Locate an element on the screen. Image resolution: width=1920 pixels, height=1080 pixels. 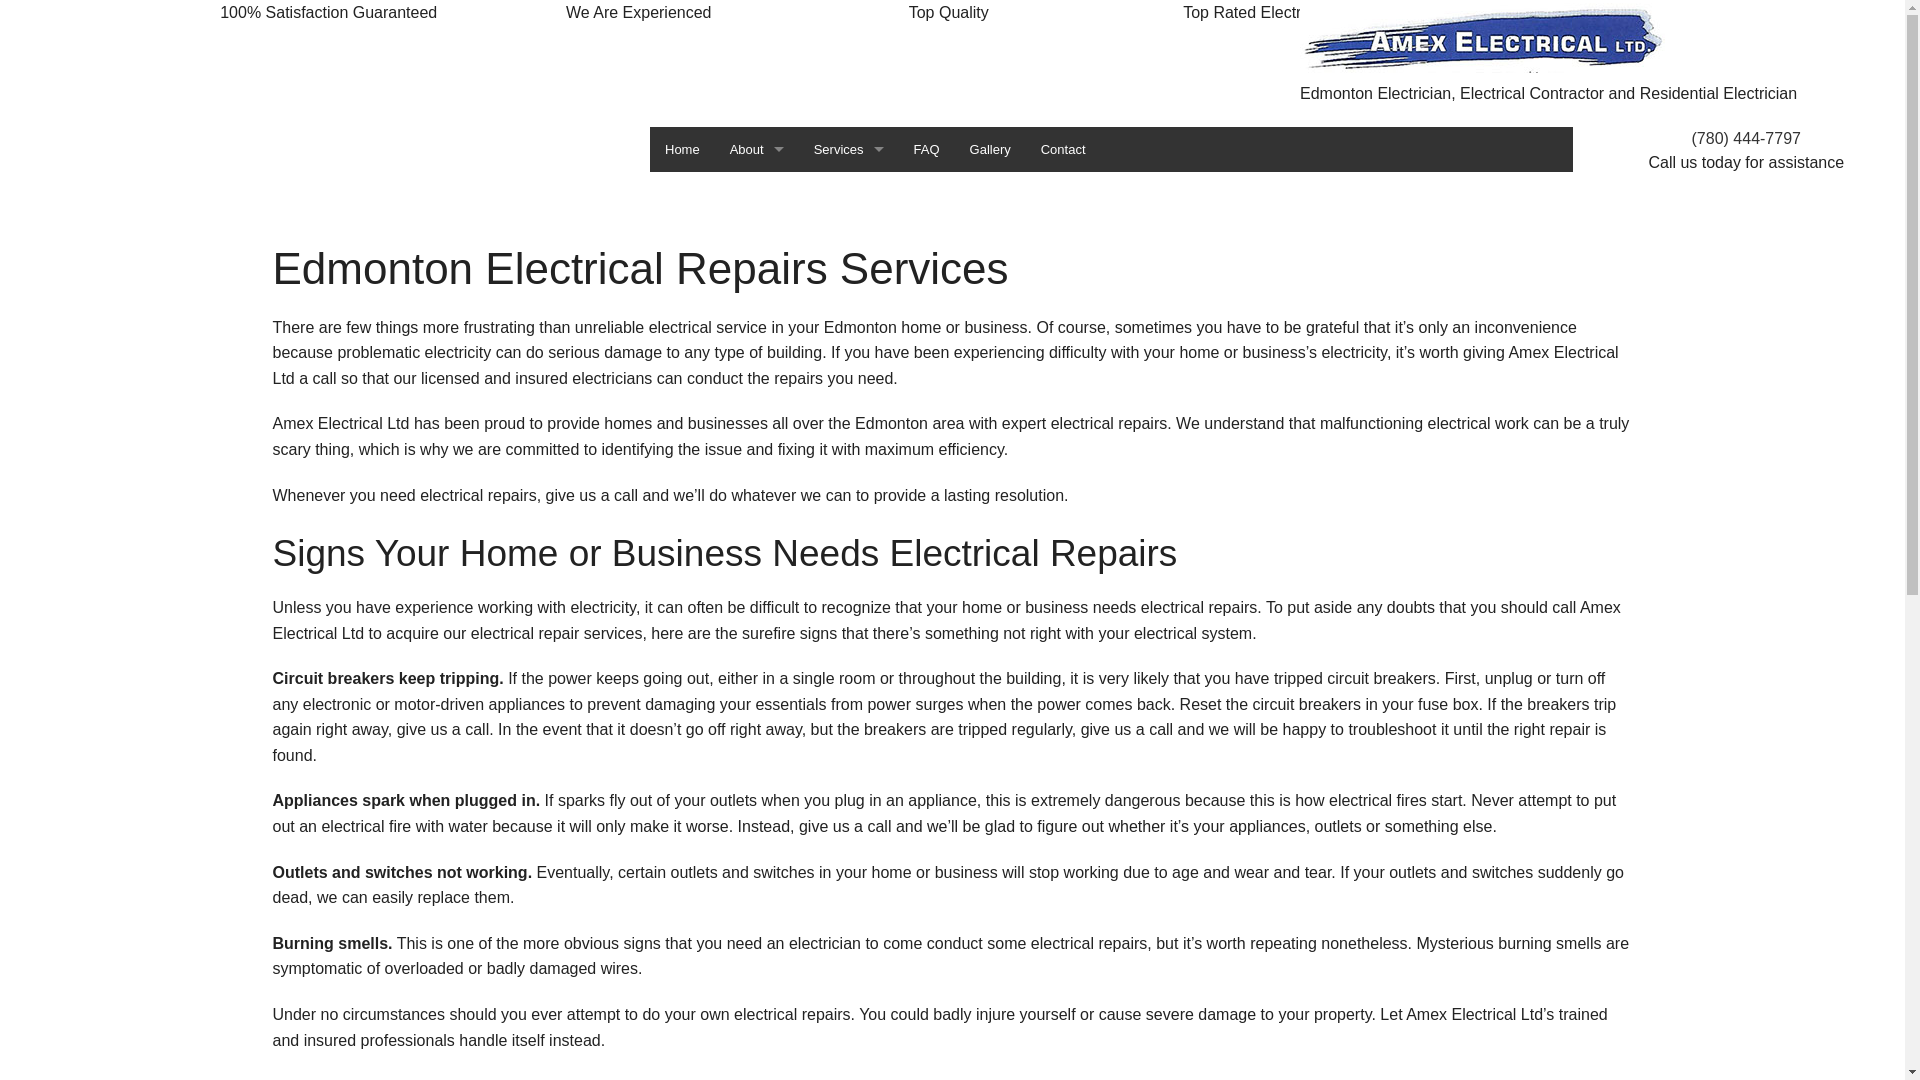
'Home' is located at coordinates (682, 148).